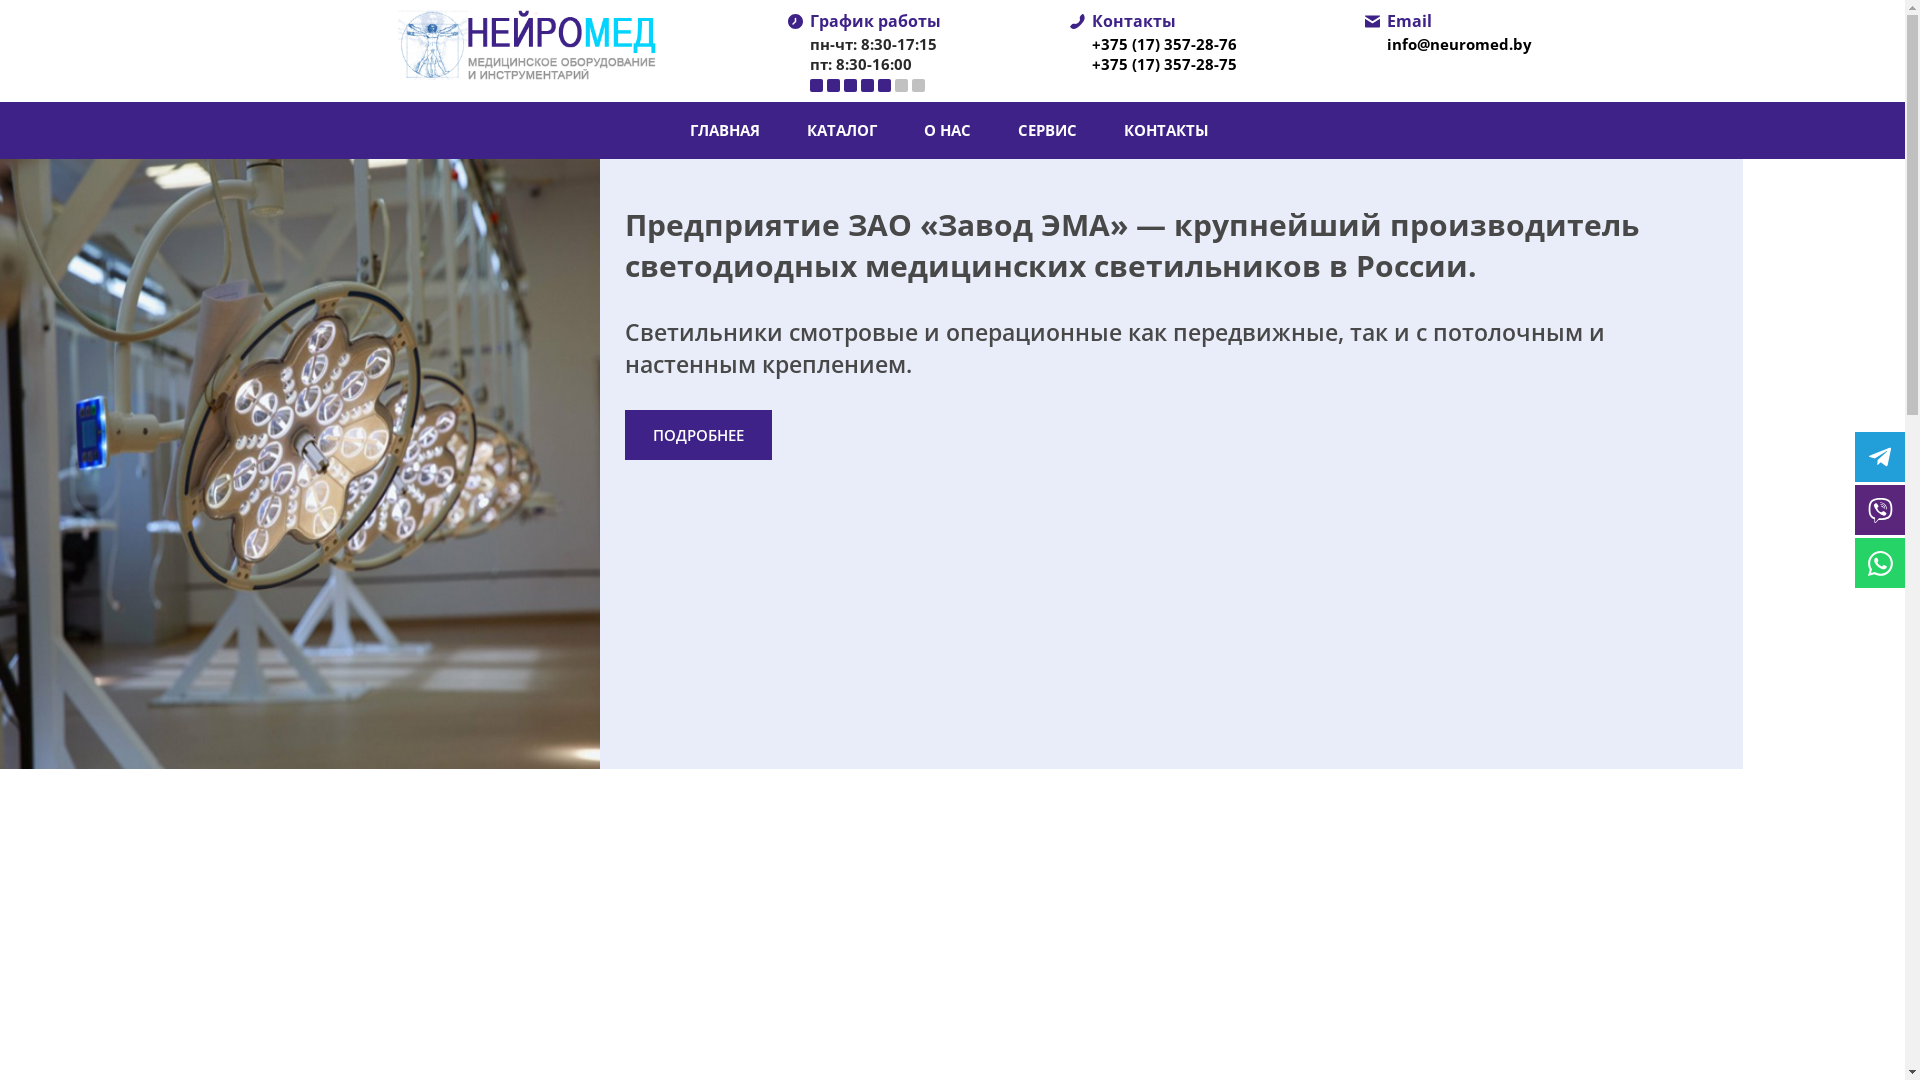 This screenshot has height=1080, width=1920. What do you see at coordinates (1386, 43) in the screenshot?
I see `'info@neuromed.by'` at bounding box center [1386, 43].